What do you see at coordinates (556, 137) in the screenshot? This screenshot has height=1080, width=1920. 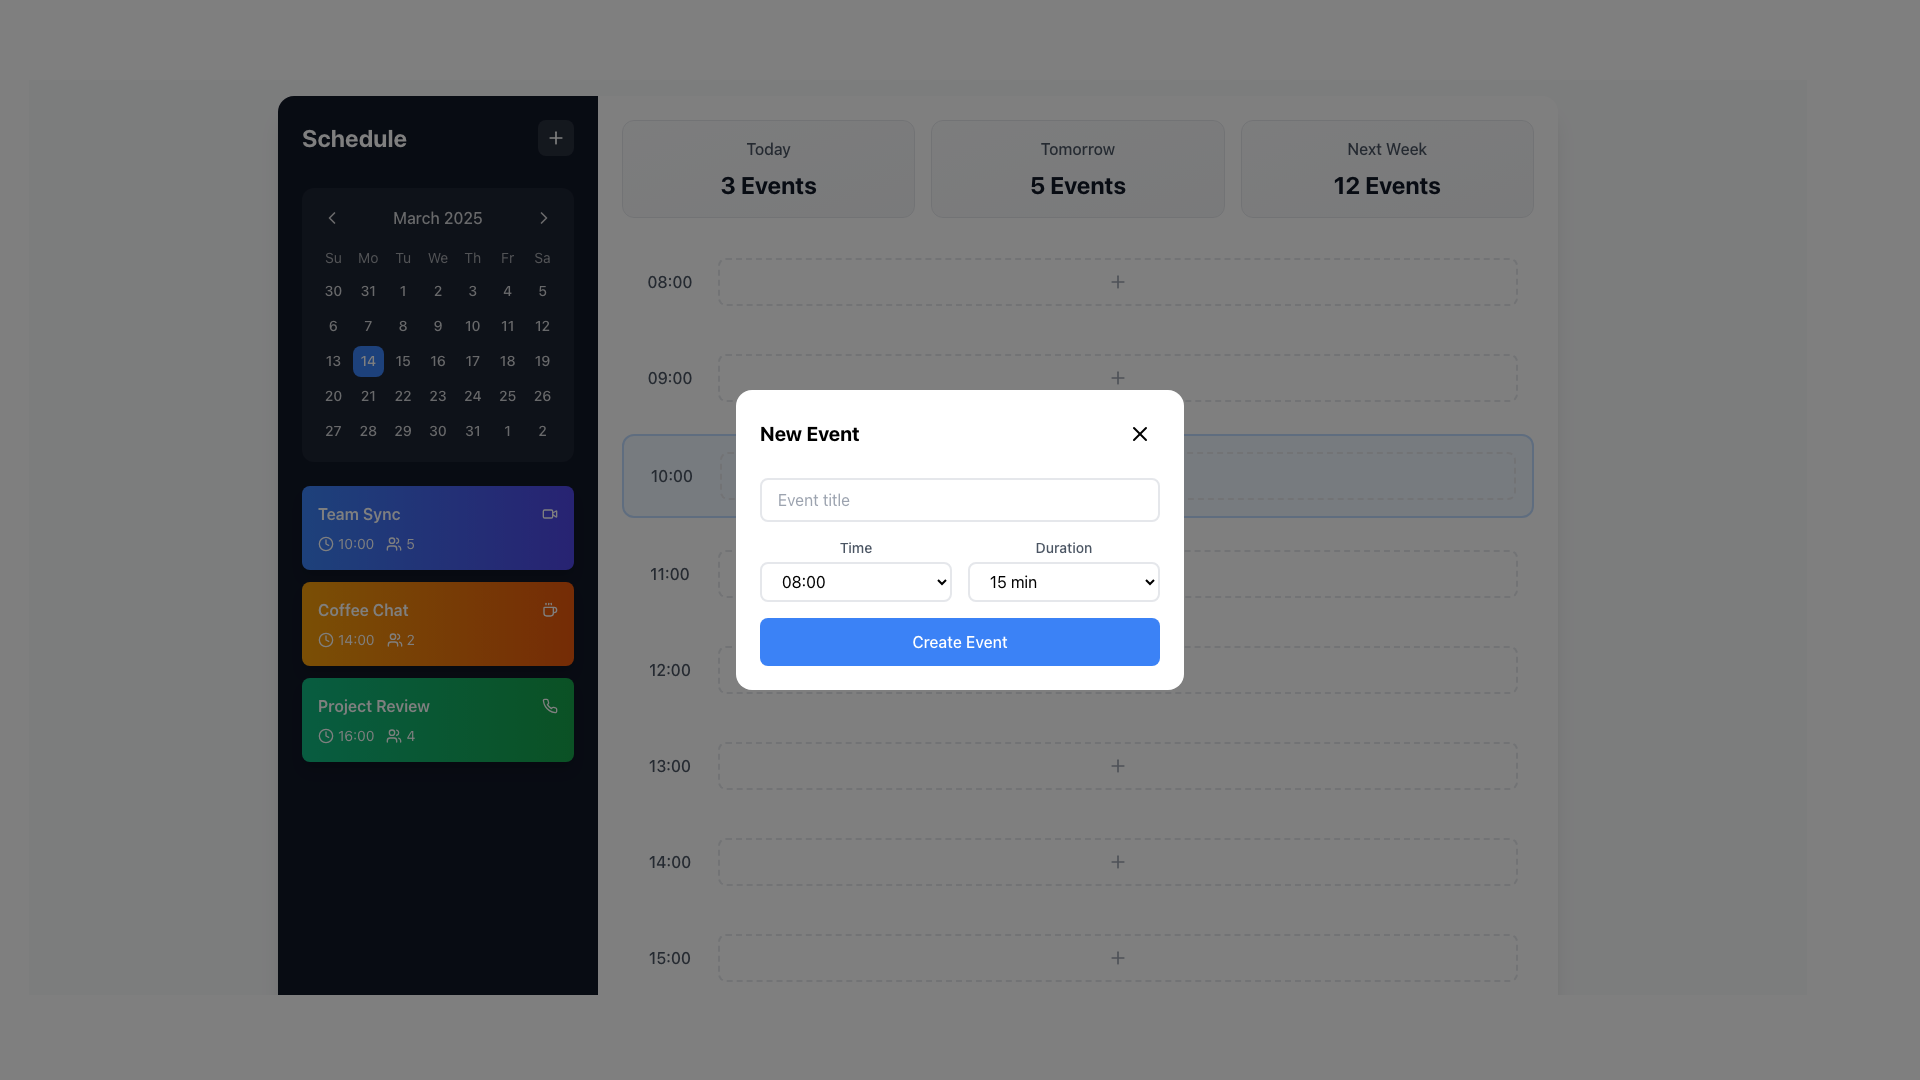 I see `the '+' icon button located on the top-right portion of the vertical navigation bar` at bounding box center [556, 137].